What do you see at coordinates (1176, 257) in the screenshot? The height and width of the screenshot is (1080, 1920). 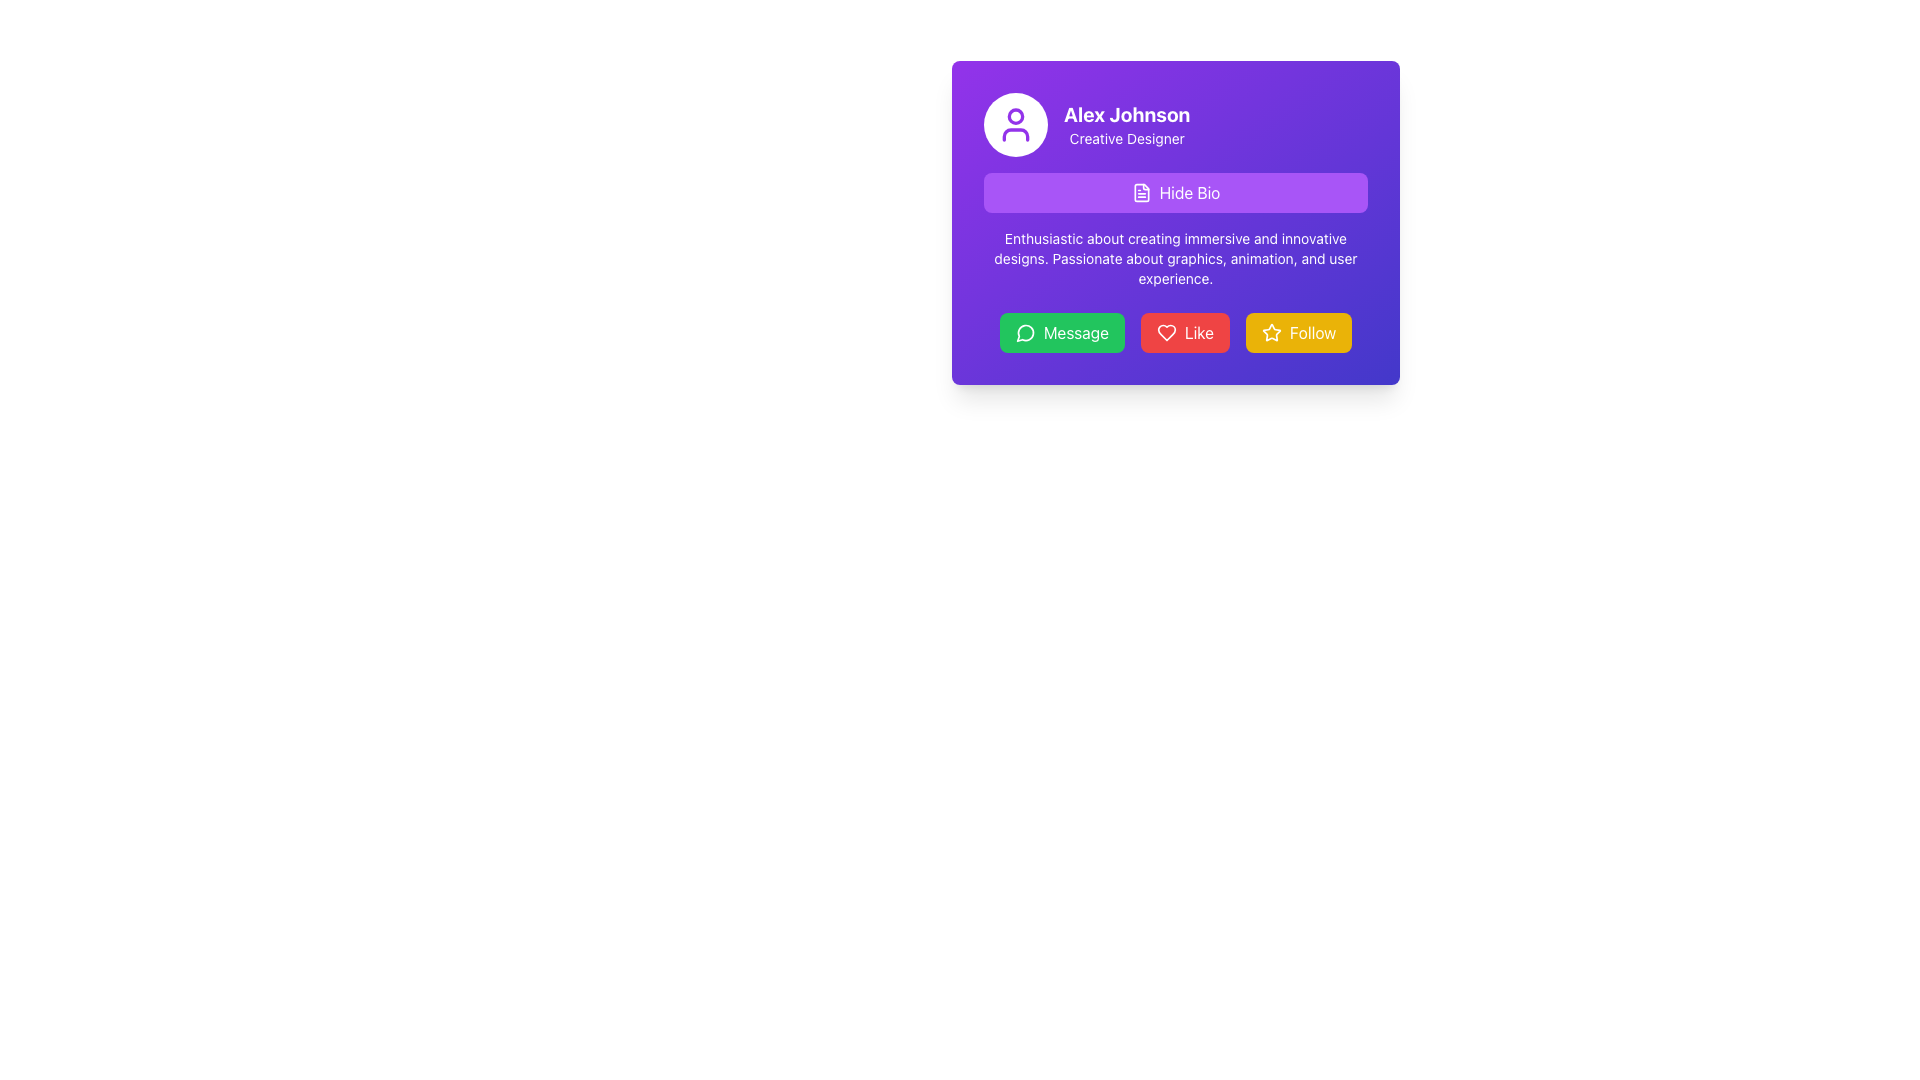 I see `the Text Display element containing the paragraph about immersive and innovative designs, which is styled with the 'text-sm' class and located in a purple section just below the 'Hide Bio' button` at bounding box center [1176, 257].